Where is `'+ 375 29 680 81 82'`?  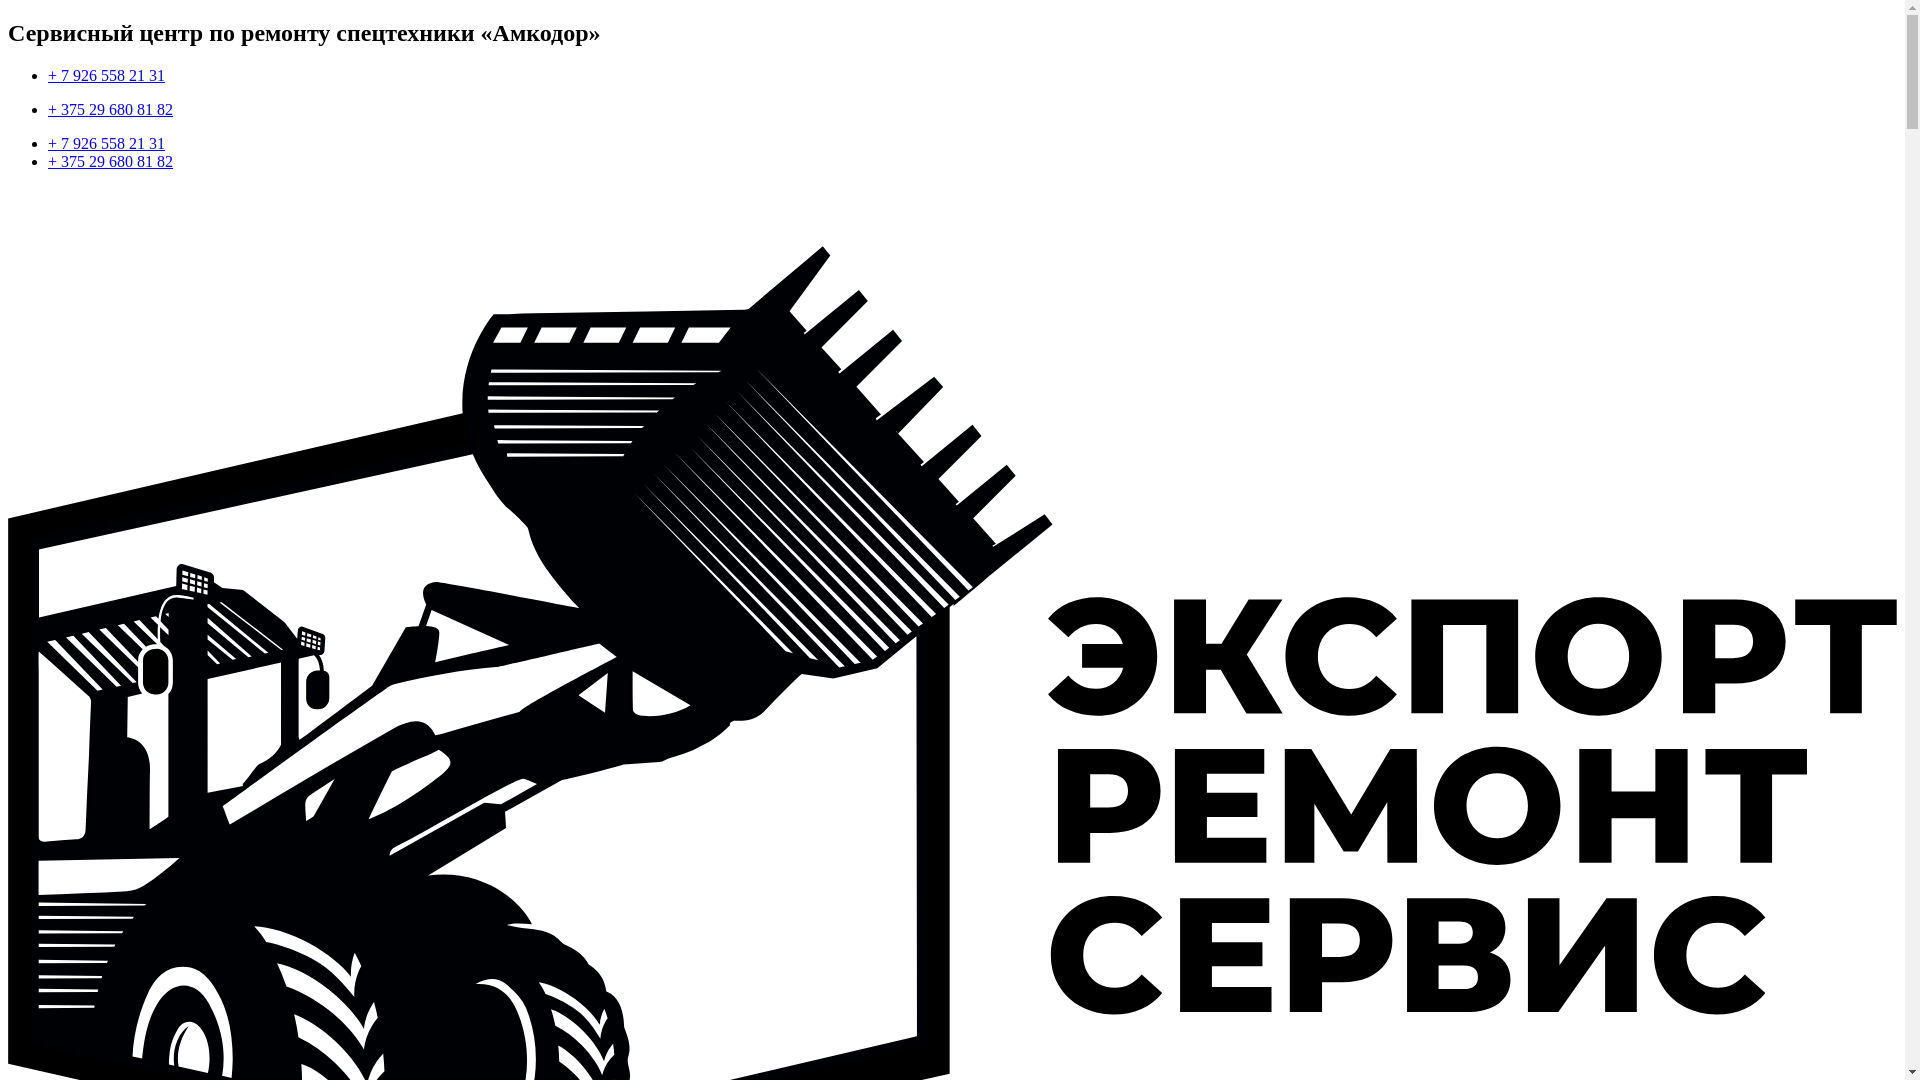 '+ 375 29 680 81 82' is located at coordinates (109, 109).